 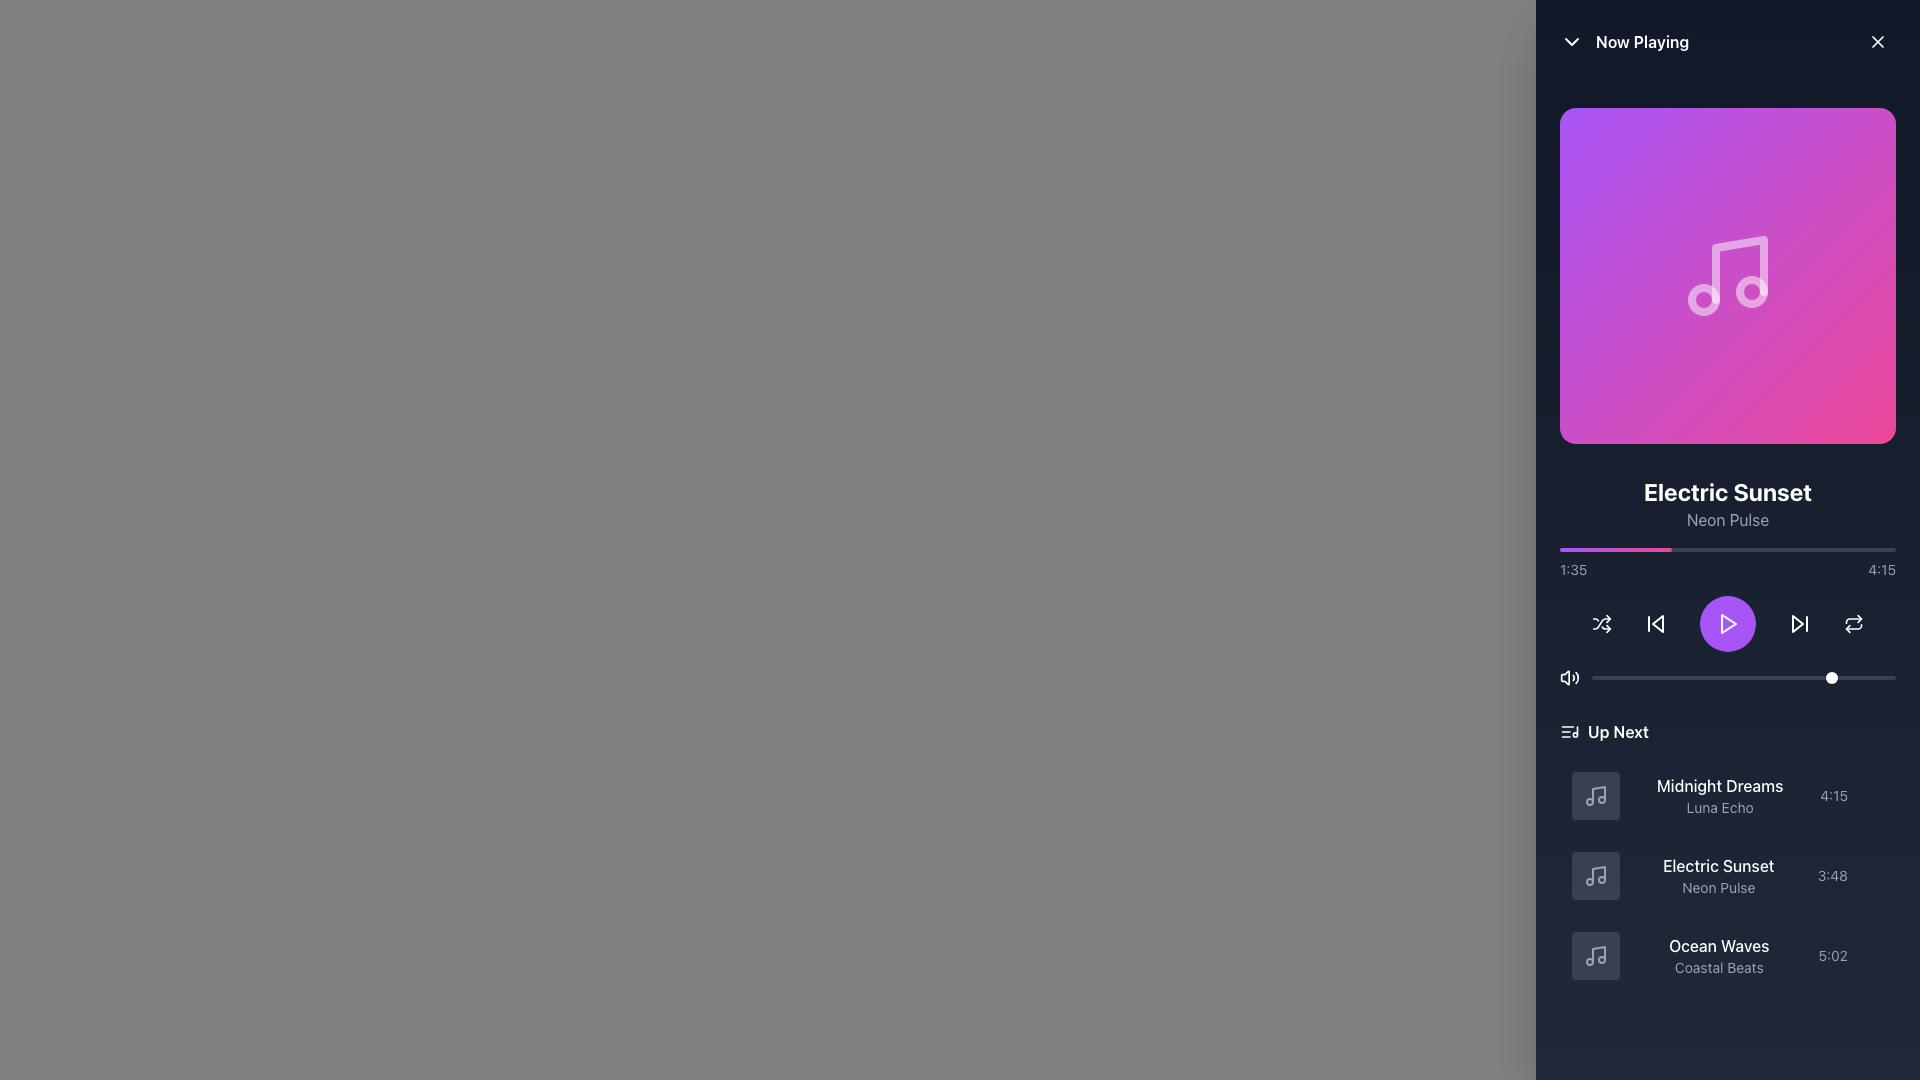 I want to click on the 'Ocean Waves' text element, which serves as a label in the 'Up Next' section of the right side panel, preceding 'Coastal Beats', so click(x=1718, y=945).